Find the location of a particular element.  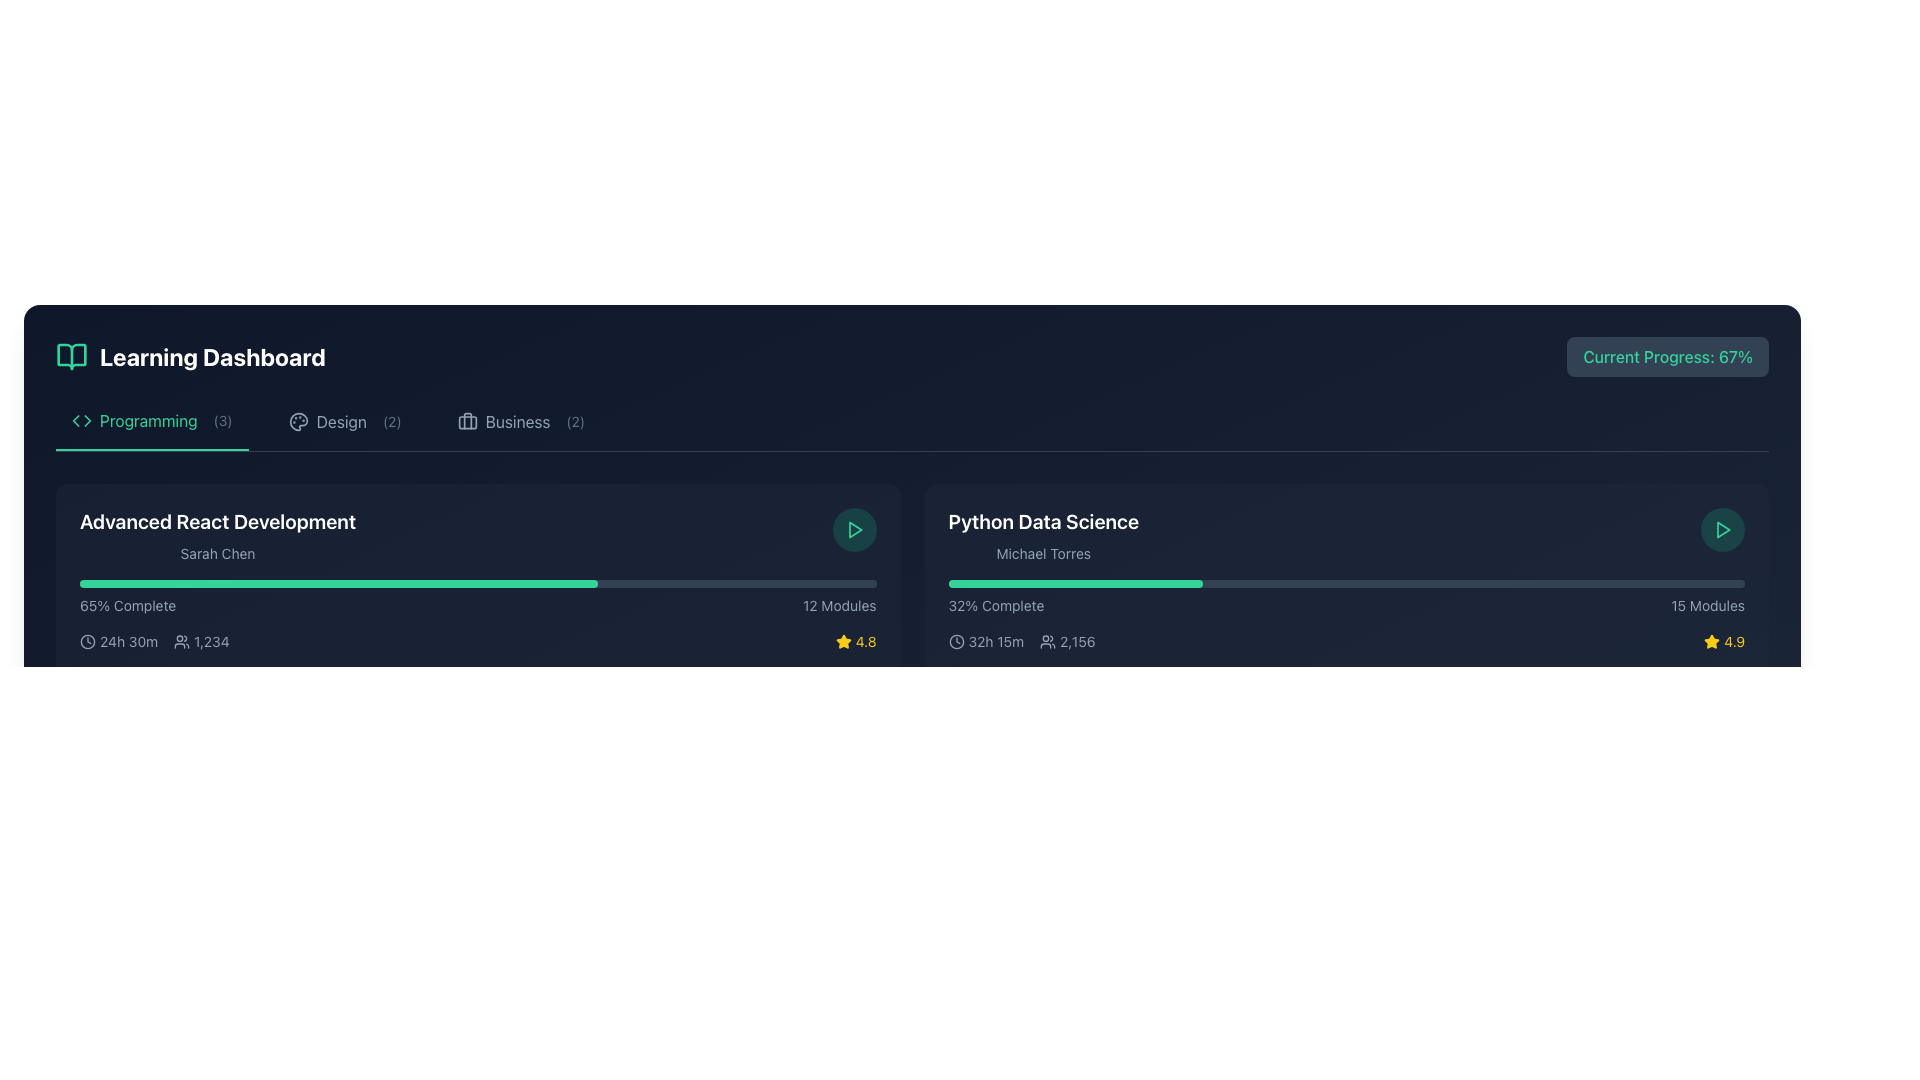

the text label displaying the course title 'Python Data Science' located at the top of its card in the Programming category of the learning dashboard is located at coordinates (1042, 520).